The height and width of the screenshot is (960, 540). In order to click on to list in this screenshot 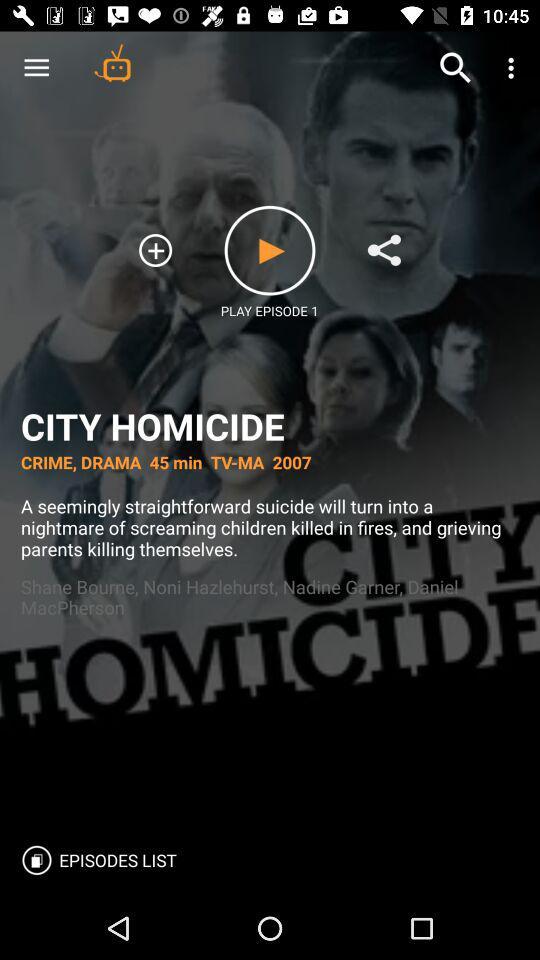, I will do `click(384, 249)`.